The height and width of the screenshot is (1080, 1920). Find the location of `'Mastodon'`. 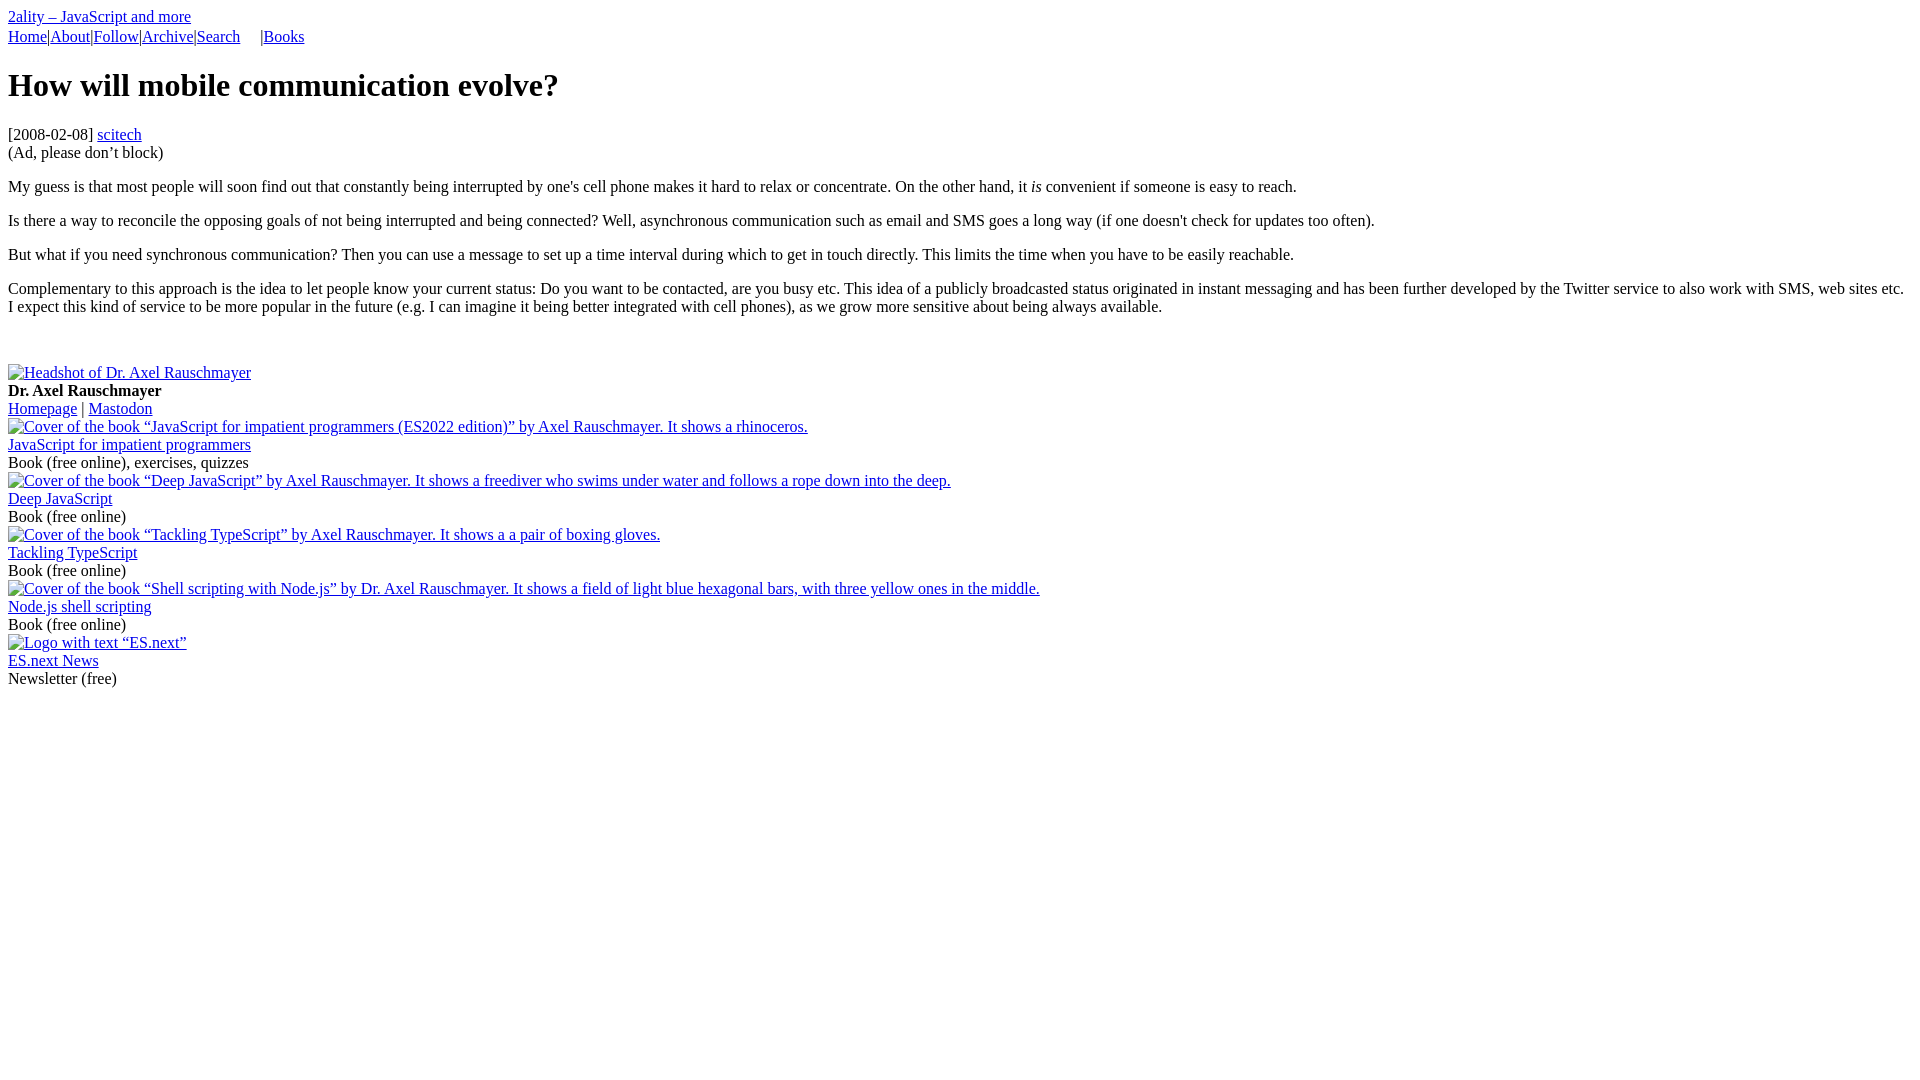

'Mastodon' is located at coordinates (119, 407).